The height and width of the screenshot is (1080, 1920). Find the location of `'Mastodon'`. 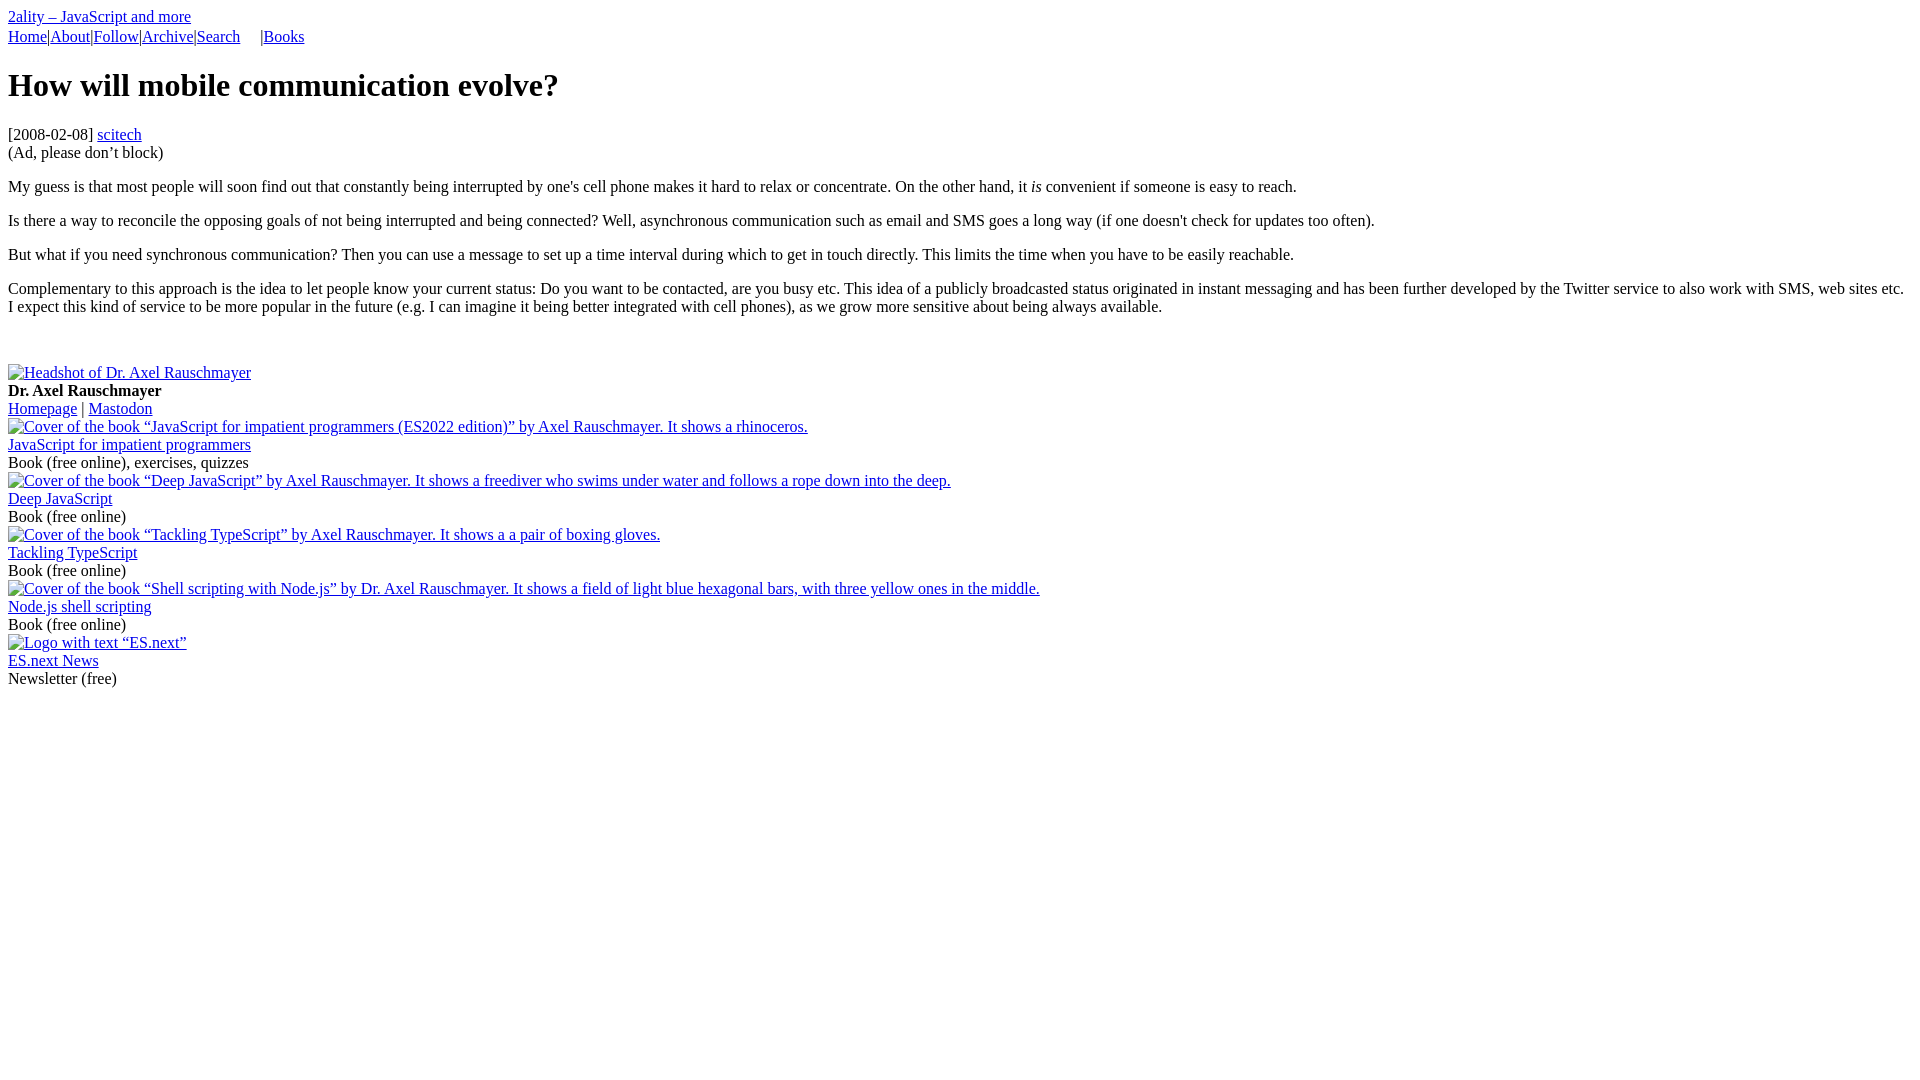

'Mastodon' is located at coordinates (119, 407).